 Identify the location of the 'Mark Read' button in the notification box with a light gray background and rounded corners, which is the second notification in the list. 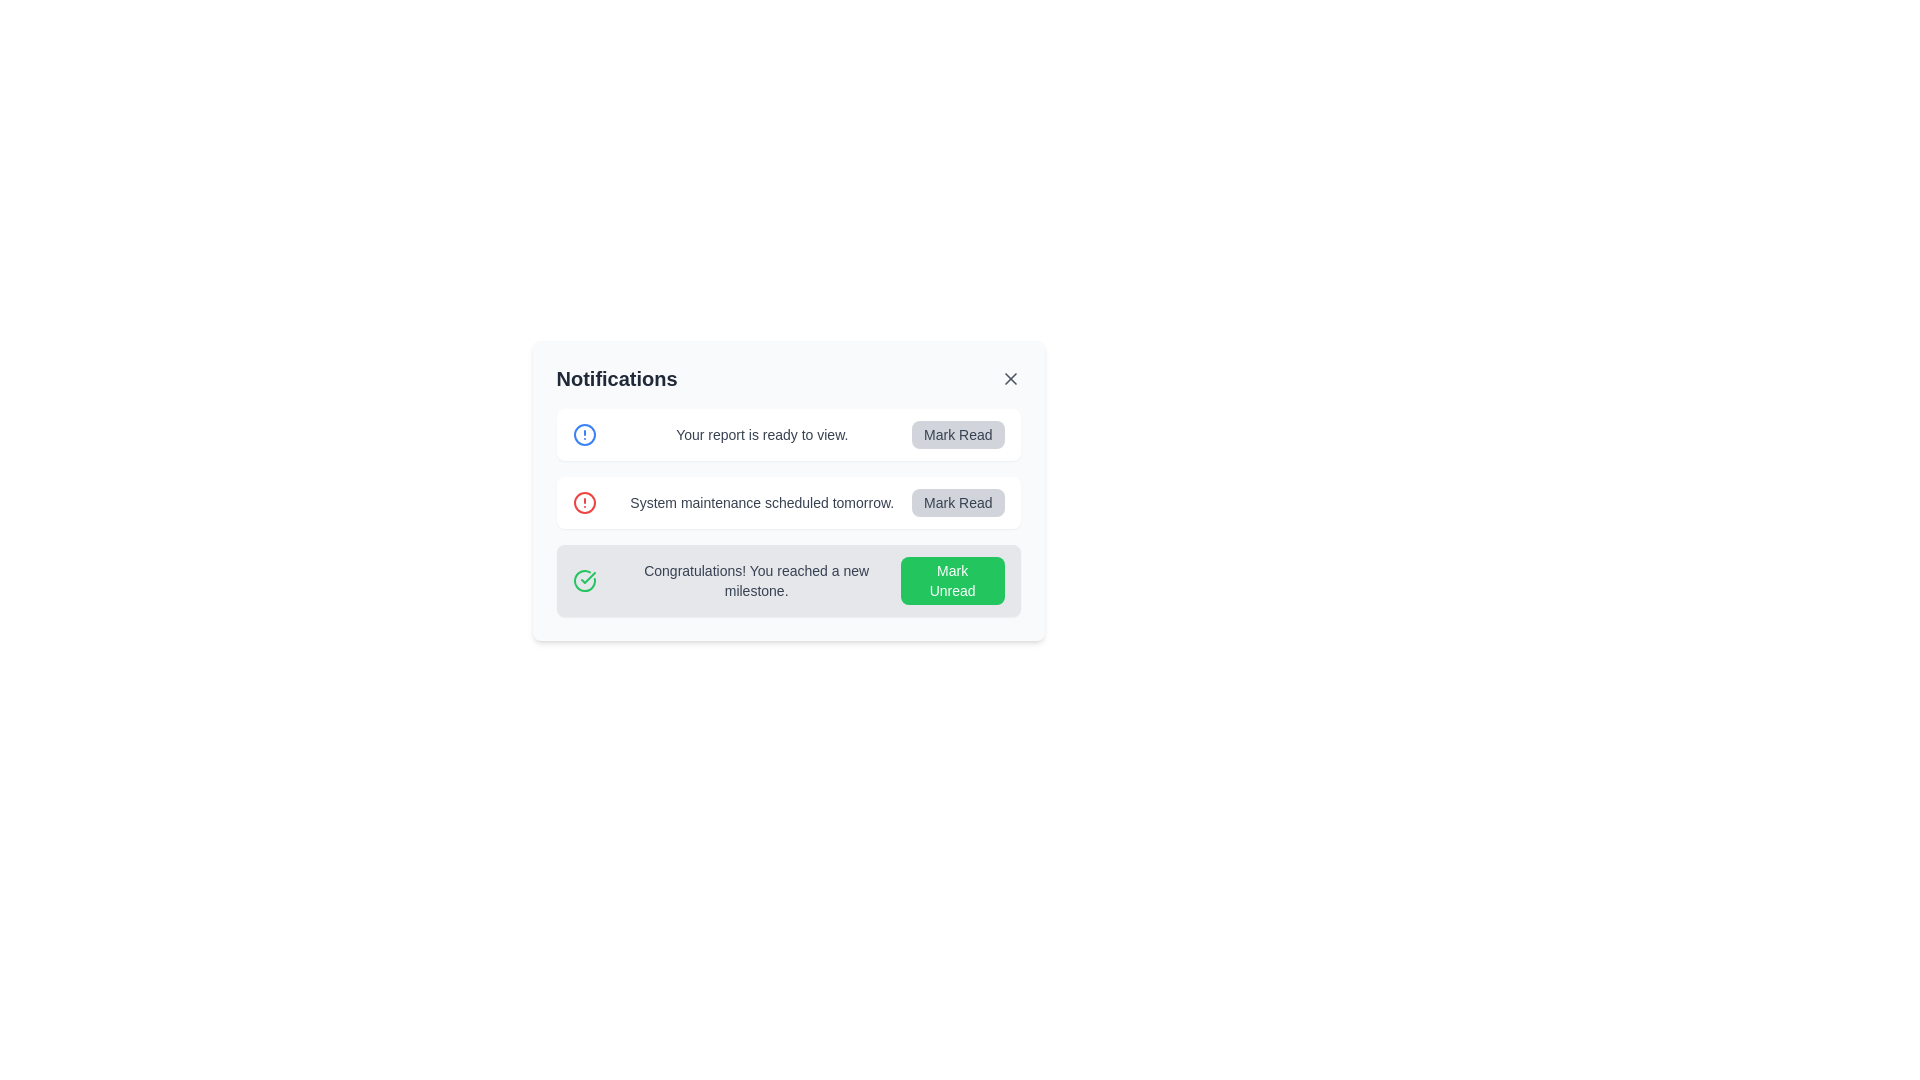
(787, 490).